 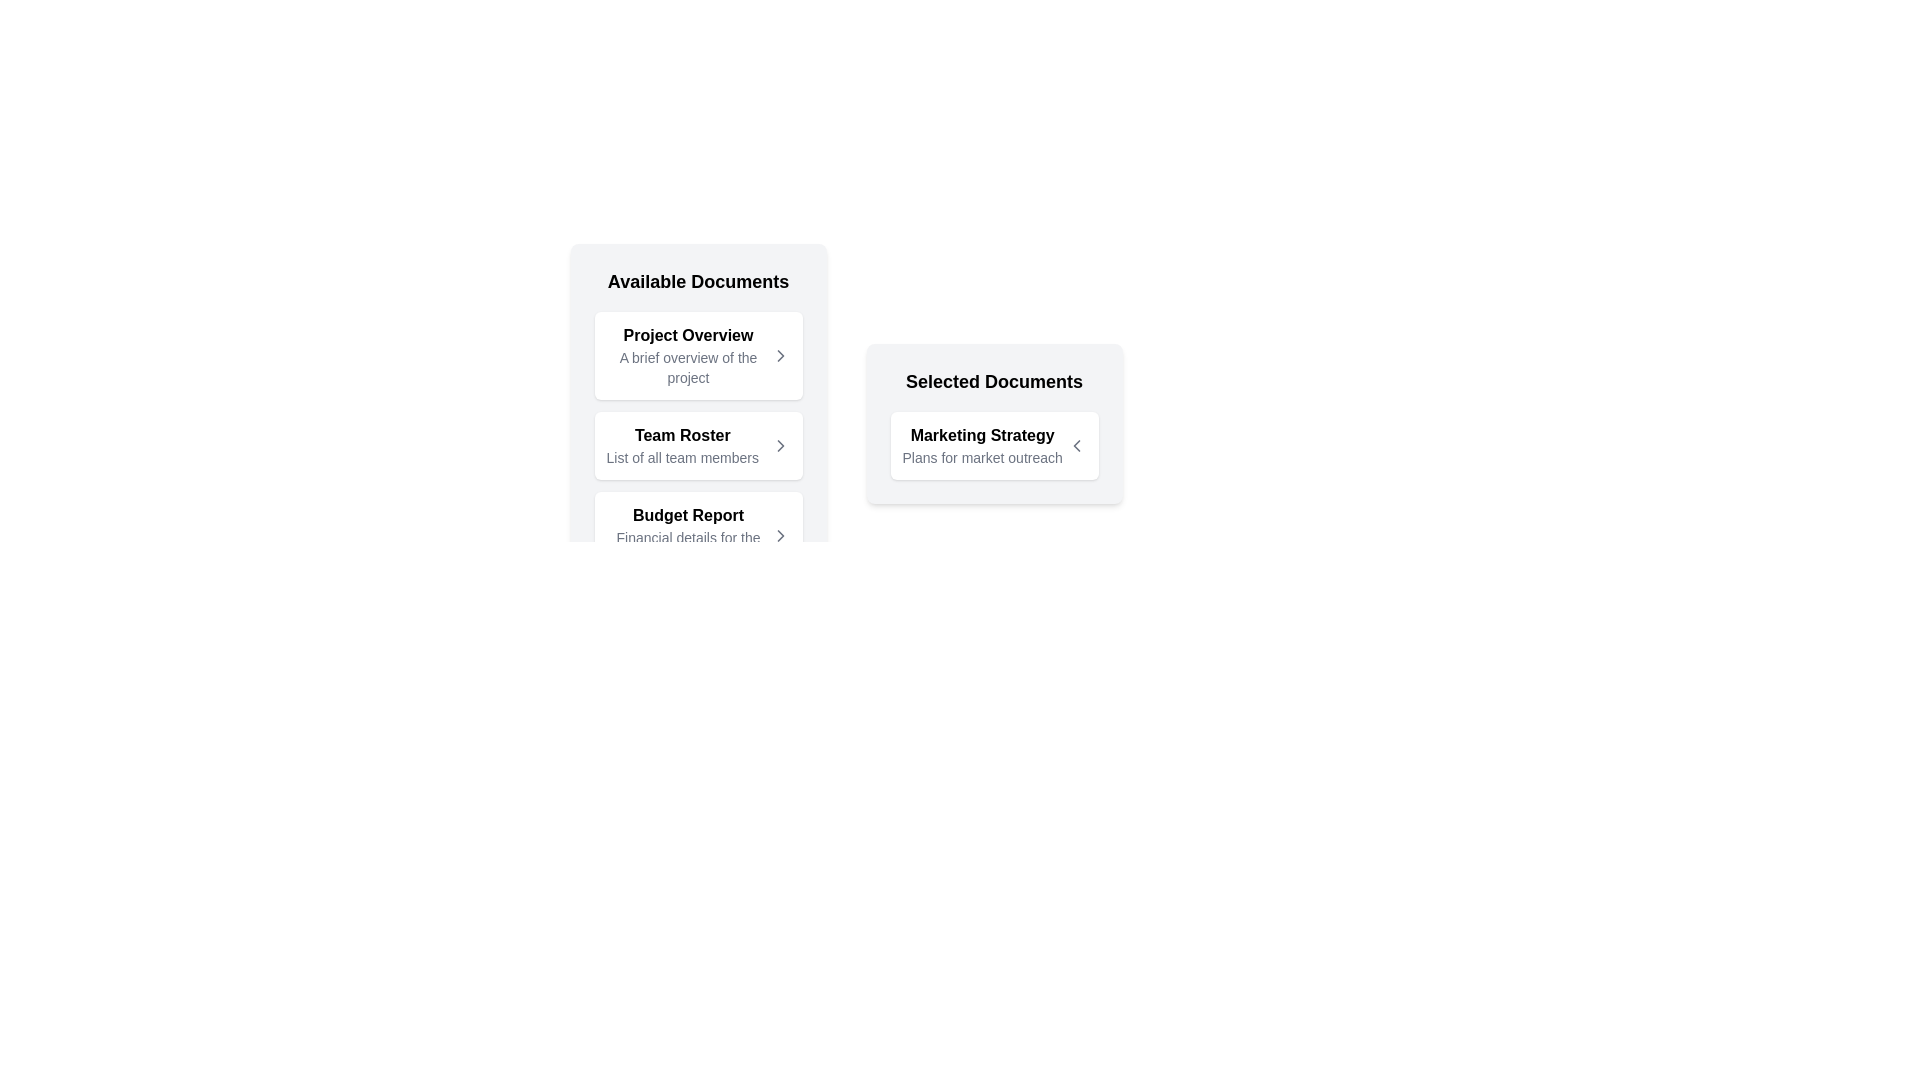 I want to click on the arrow button next to the document Budget Report to view its details, so click(x=779, y=535).